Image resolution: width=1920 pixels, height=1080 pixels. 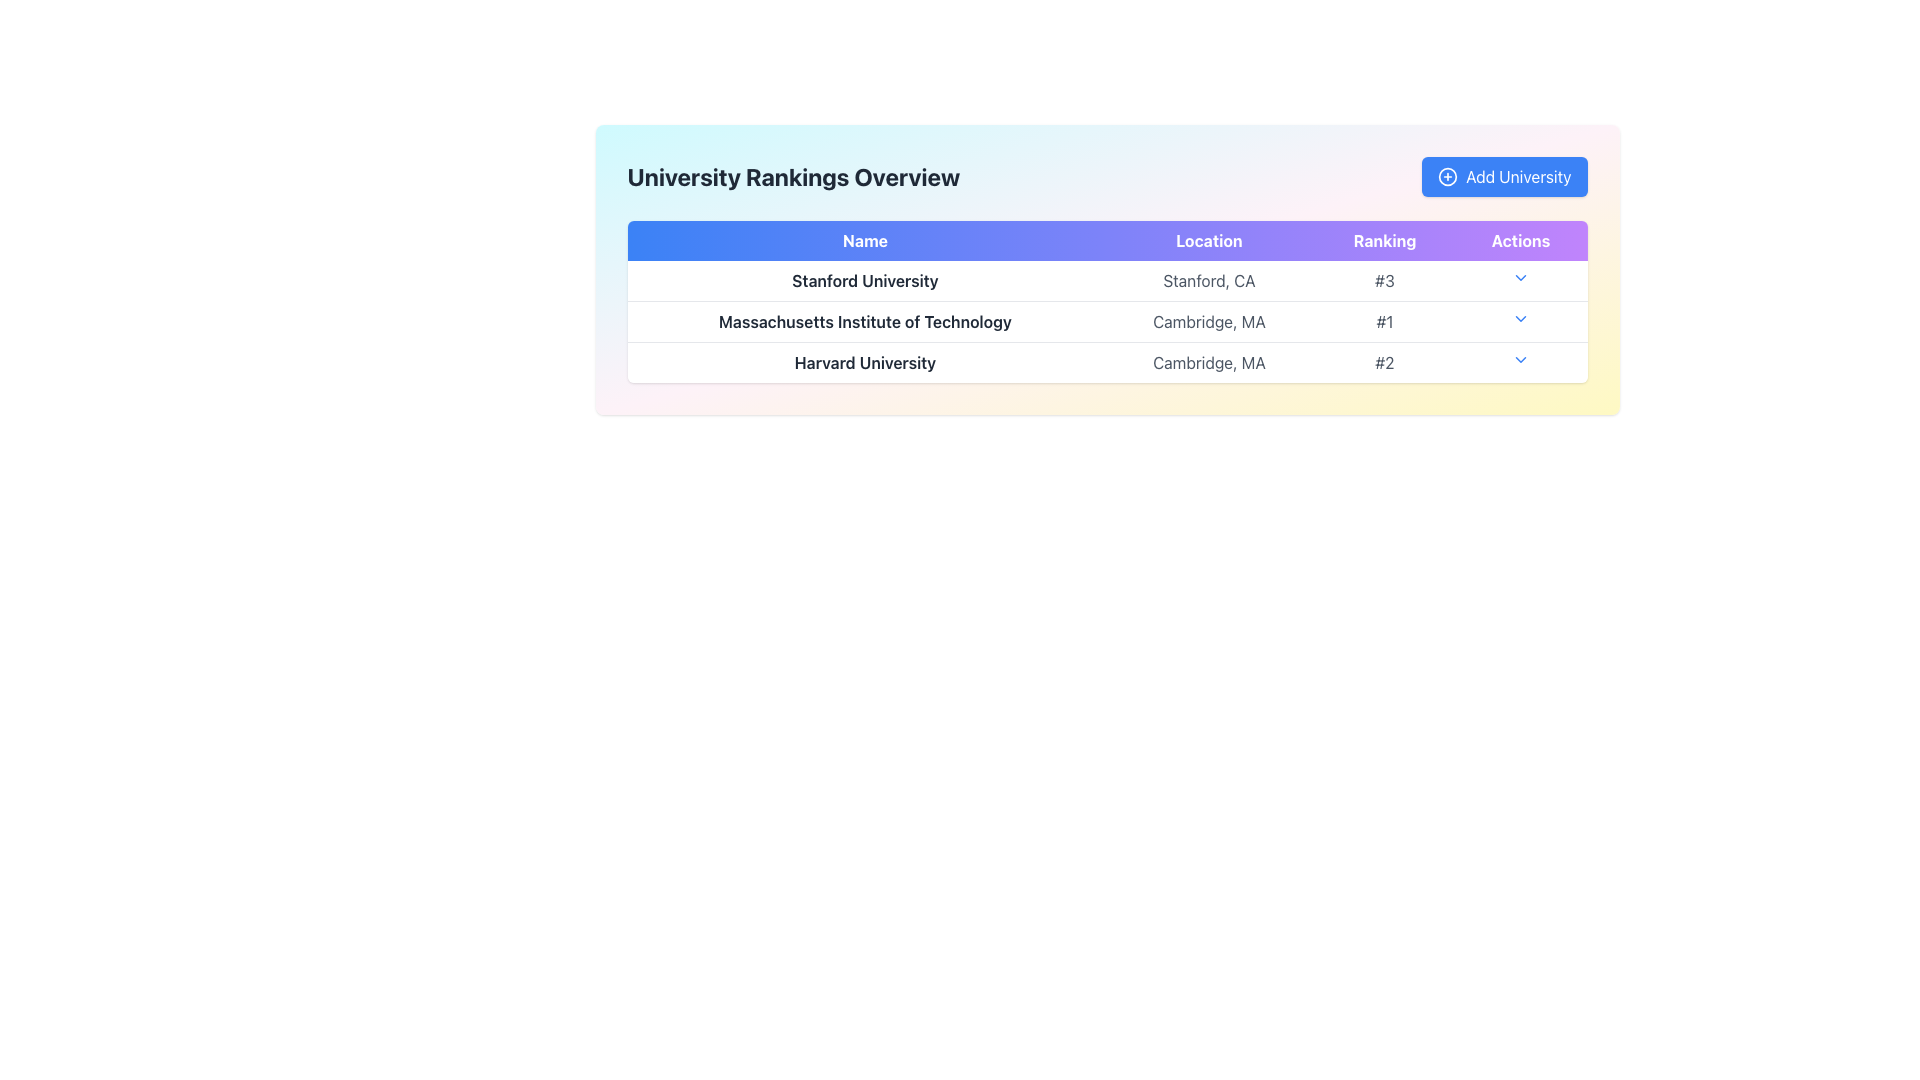 I want to click on the blue downward-pointing chevron in the Actions column of the row labeled 'Massachusetts Institute of Technology', so click(x=1520, y=320).